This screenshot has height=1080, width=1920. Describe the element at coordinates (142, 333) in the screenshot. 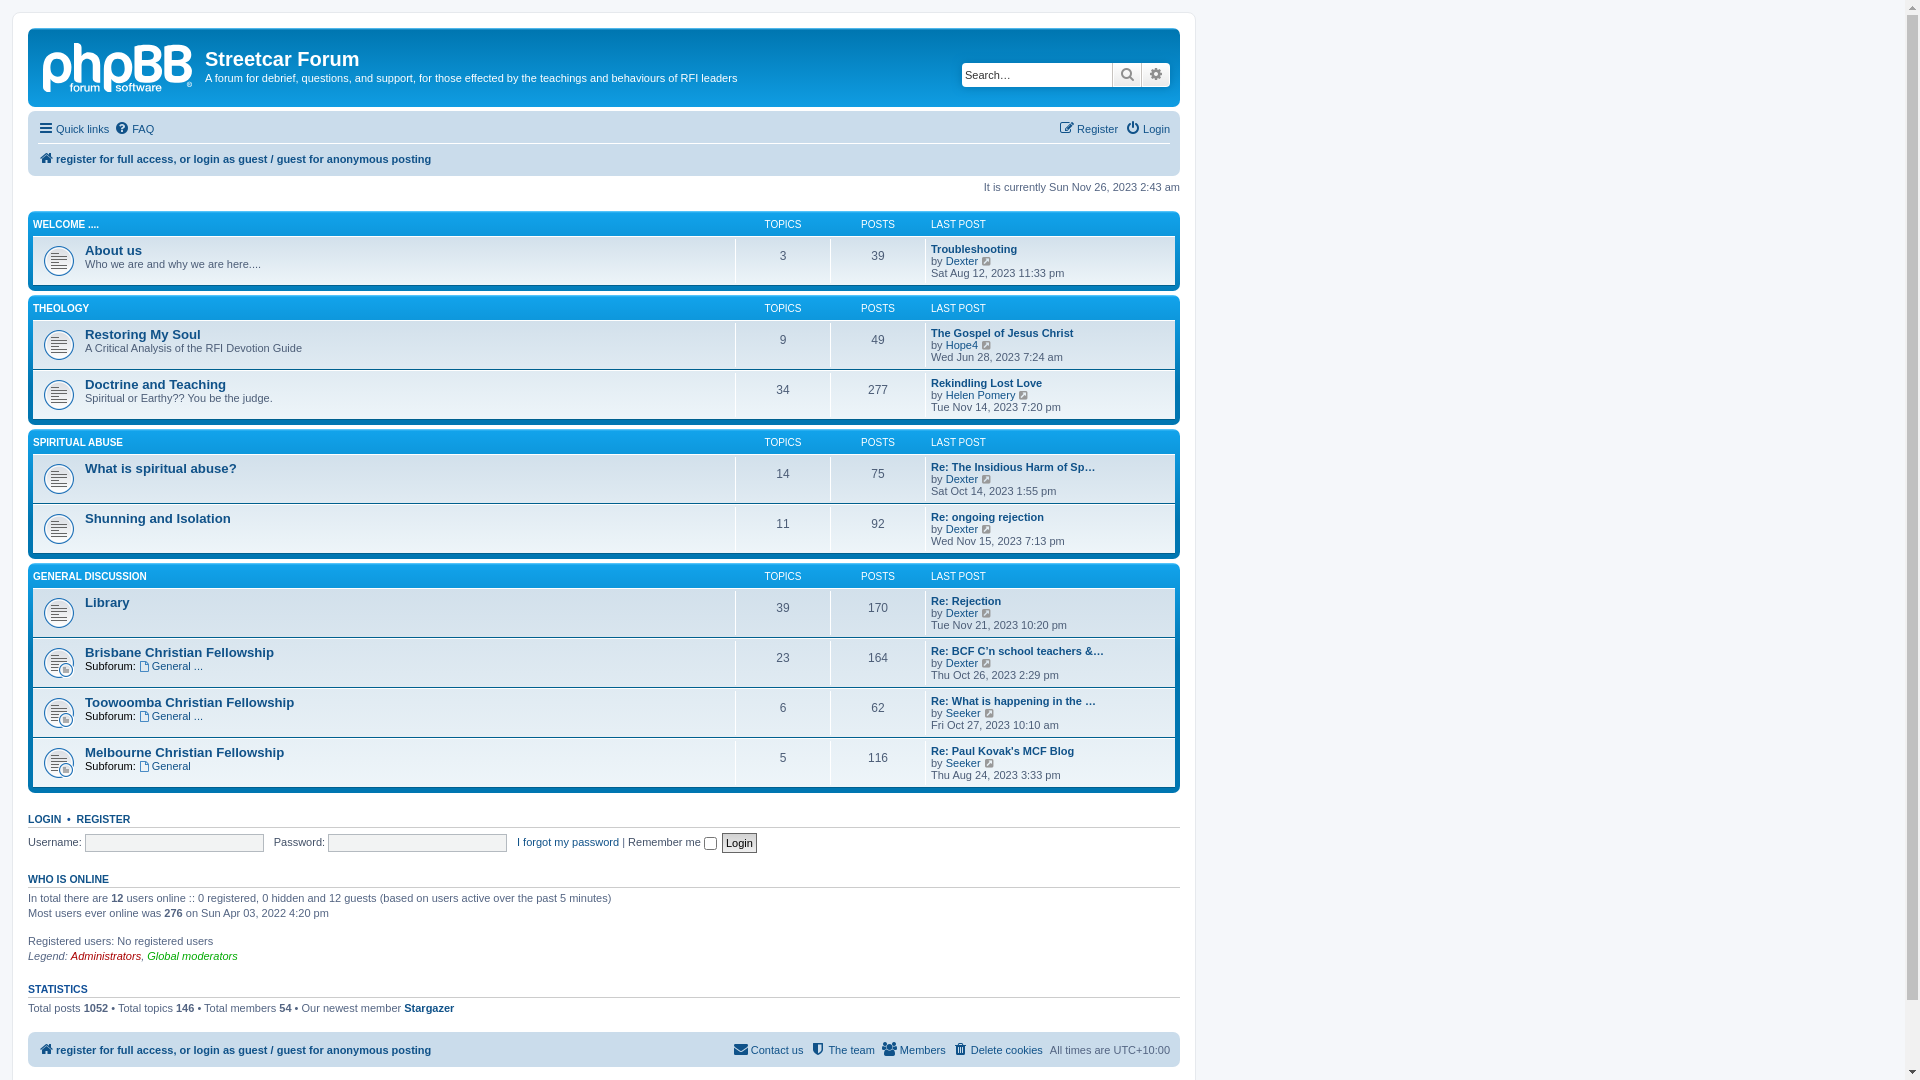

I see `'Restoring My Soul'` at that location.